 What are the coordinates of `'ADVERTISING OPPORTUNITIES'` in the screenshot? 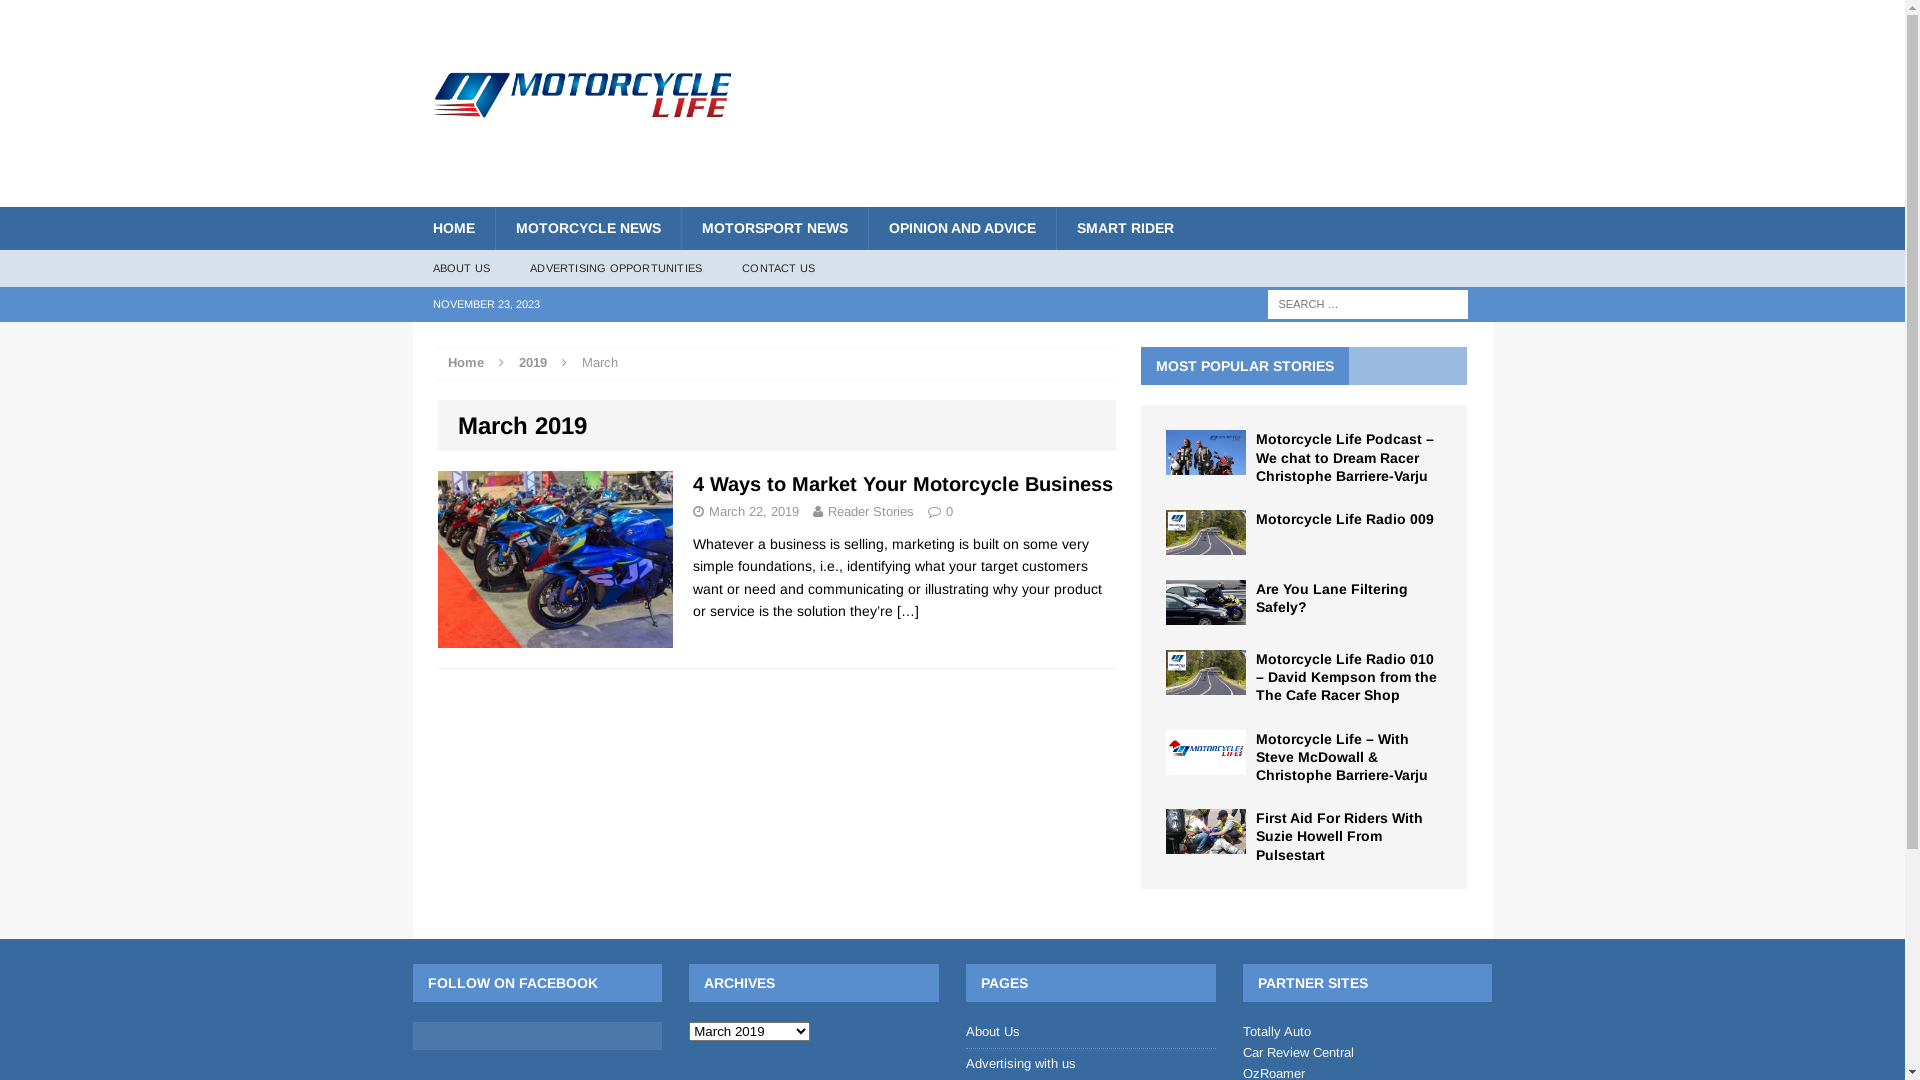 It's located at (614, 268).